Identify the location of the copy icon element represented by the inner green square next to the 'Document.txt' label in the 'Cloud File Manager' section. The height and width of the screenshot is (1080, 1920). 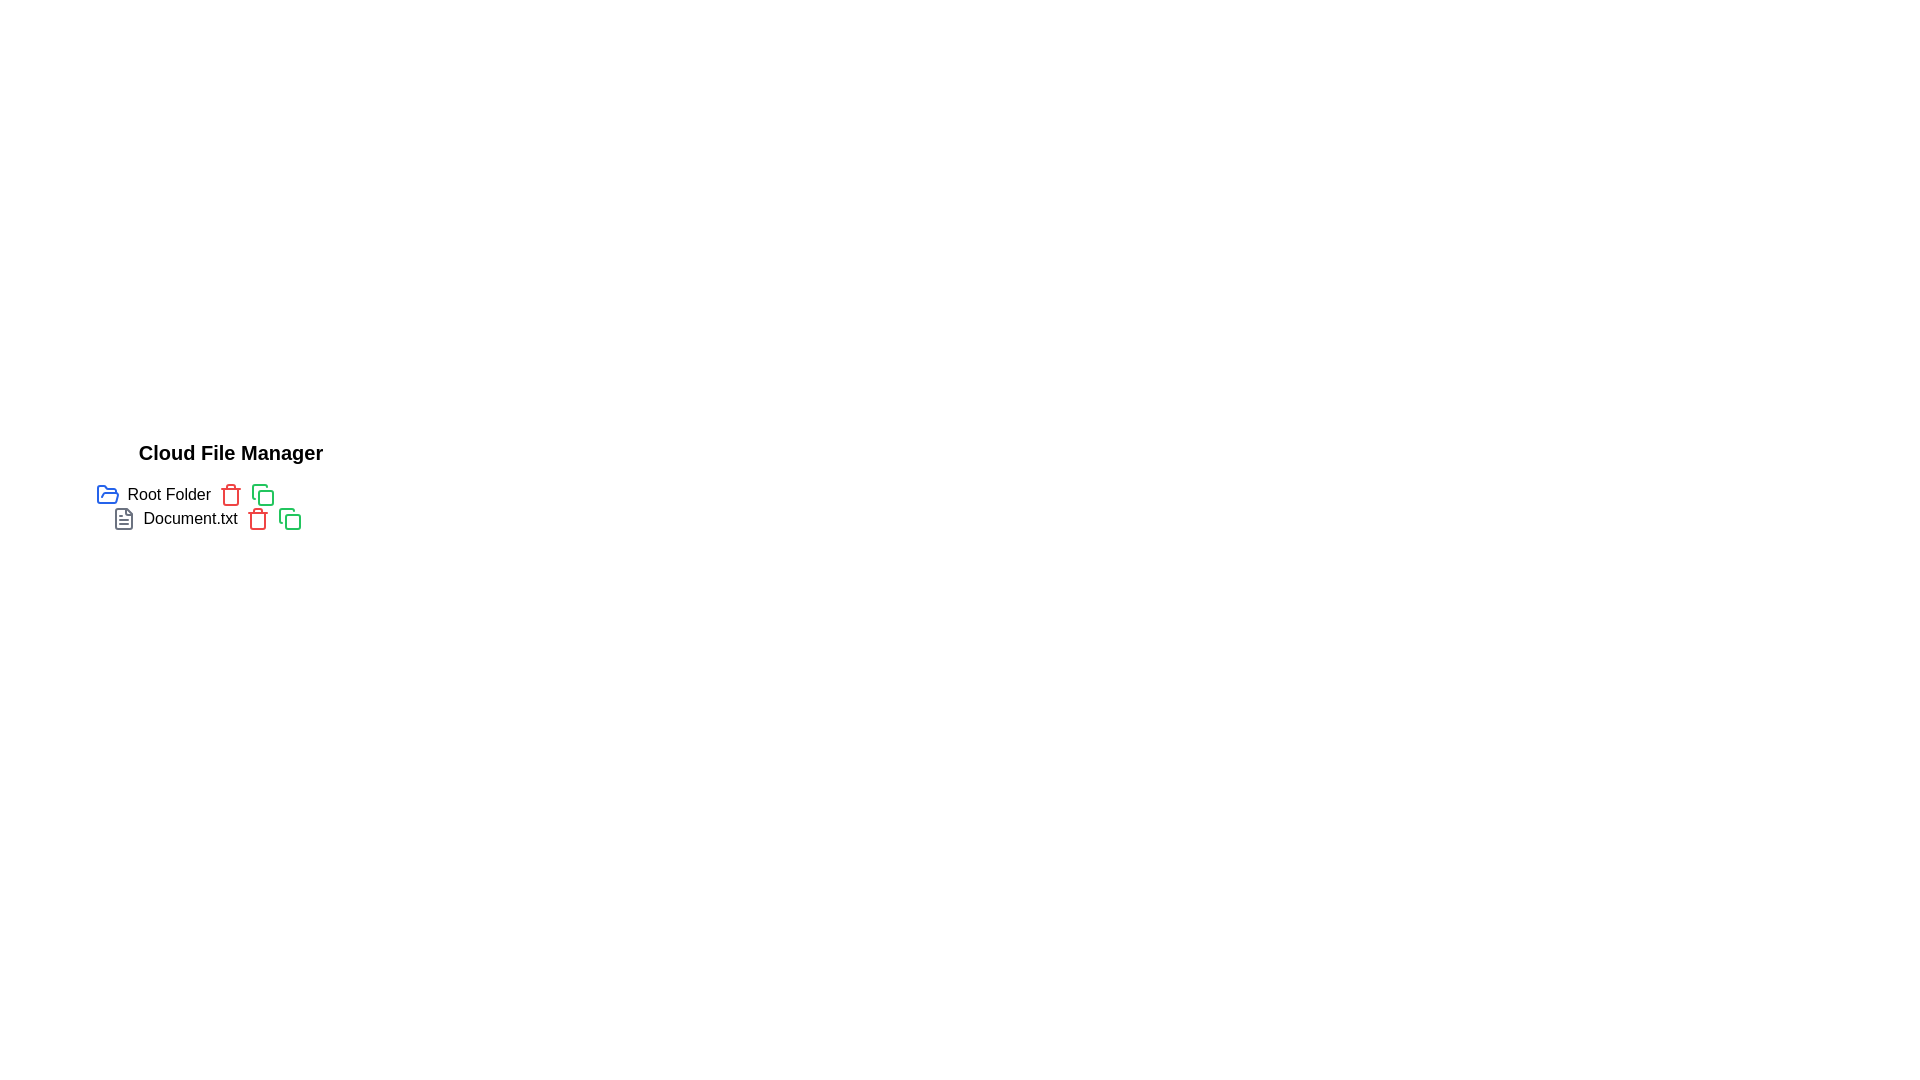
(291, 520).